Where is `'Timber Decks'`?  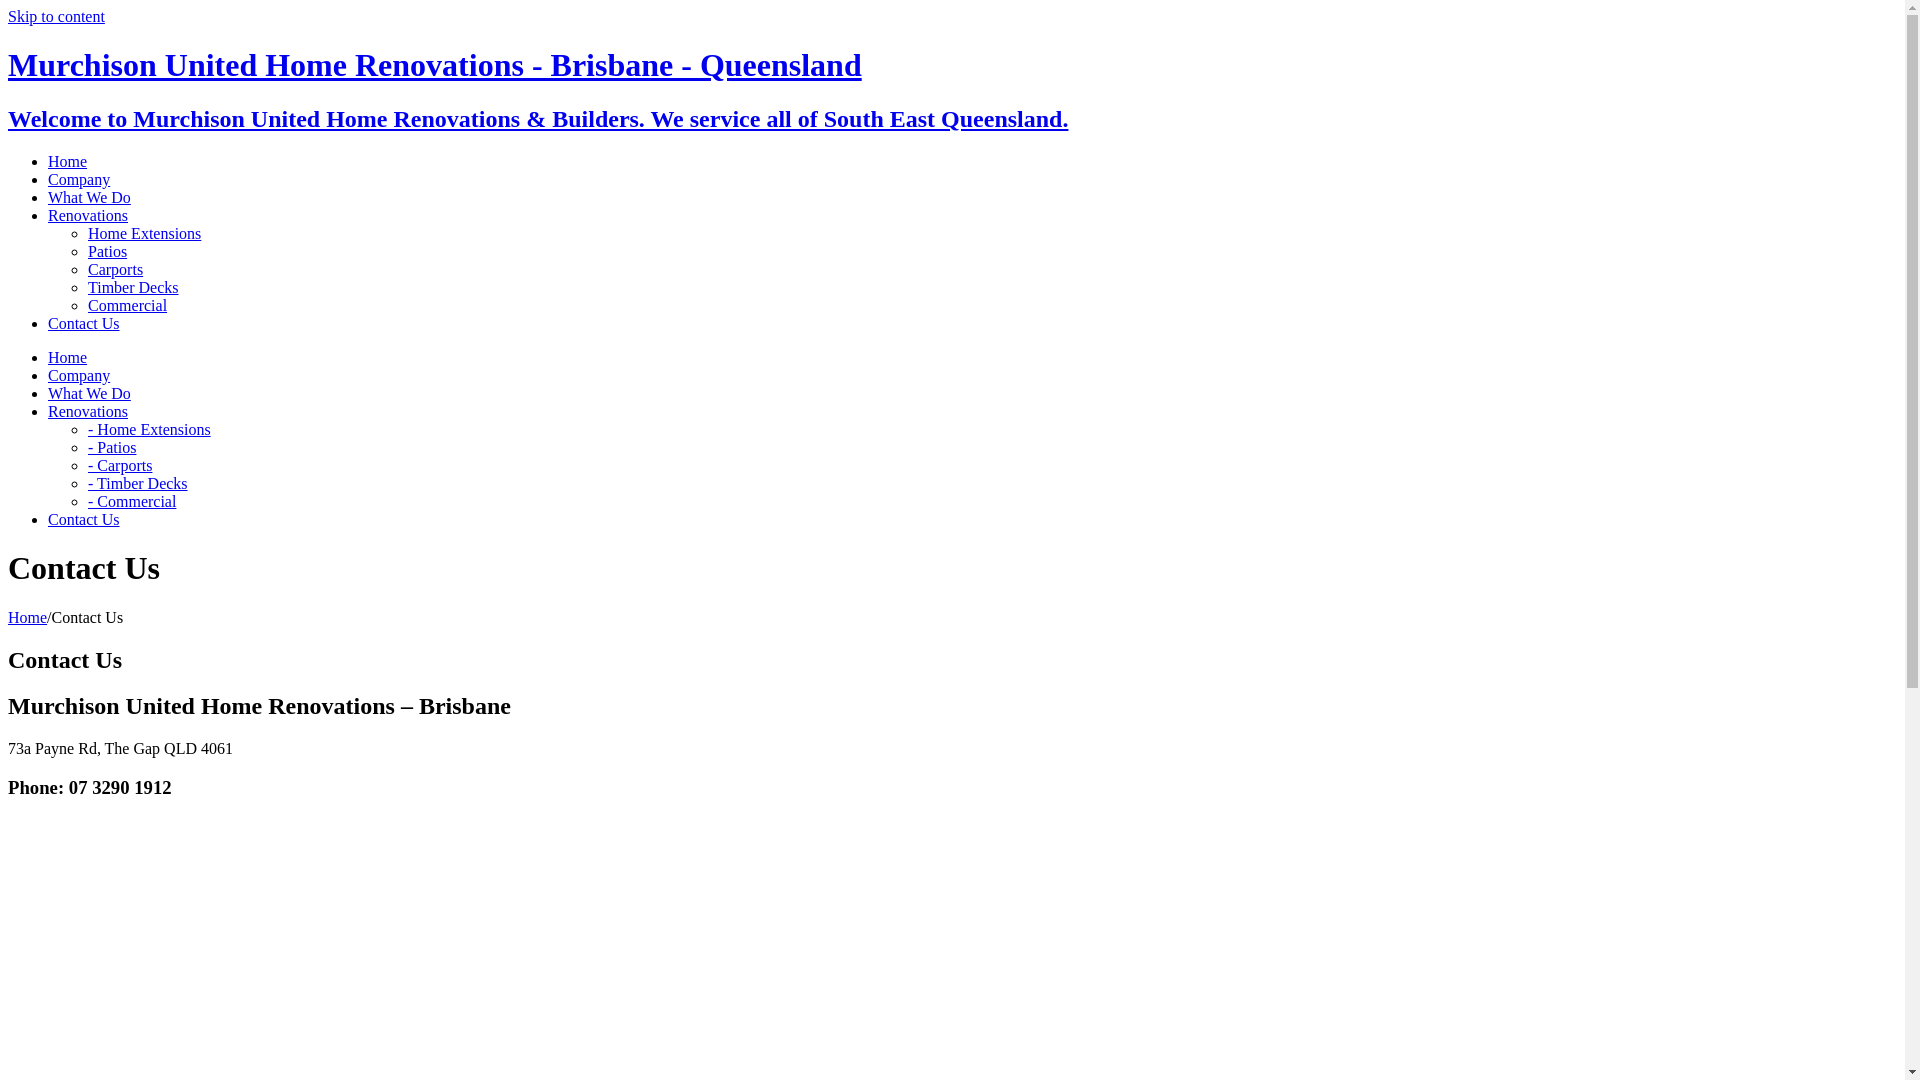
'Timber Decks' is located at coordinates (132, 287).